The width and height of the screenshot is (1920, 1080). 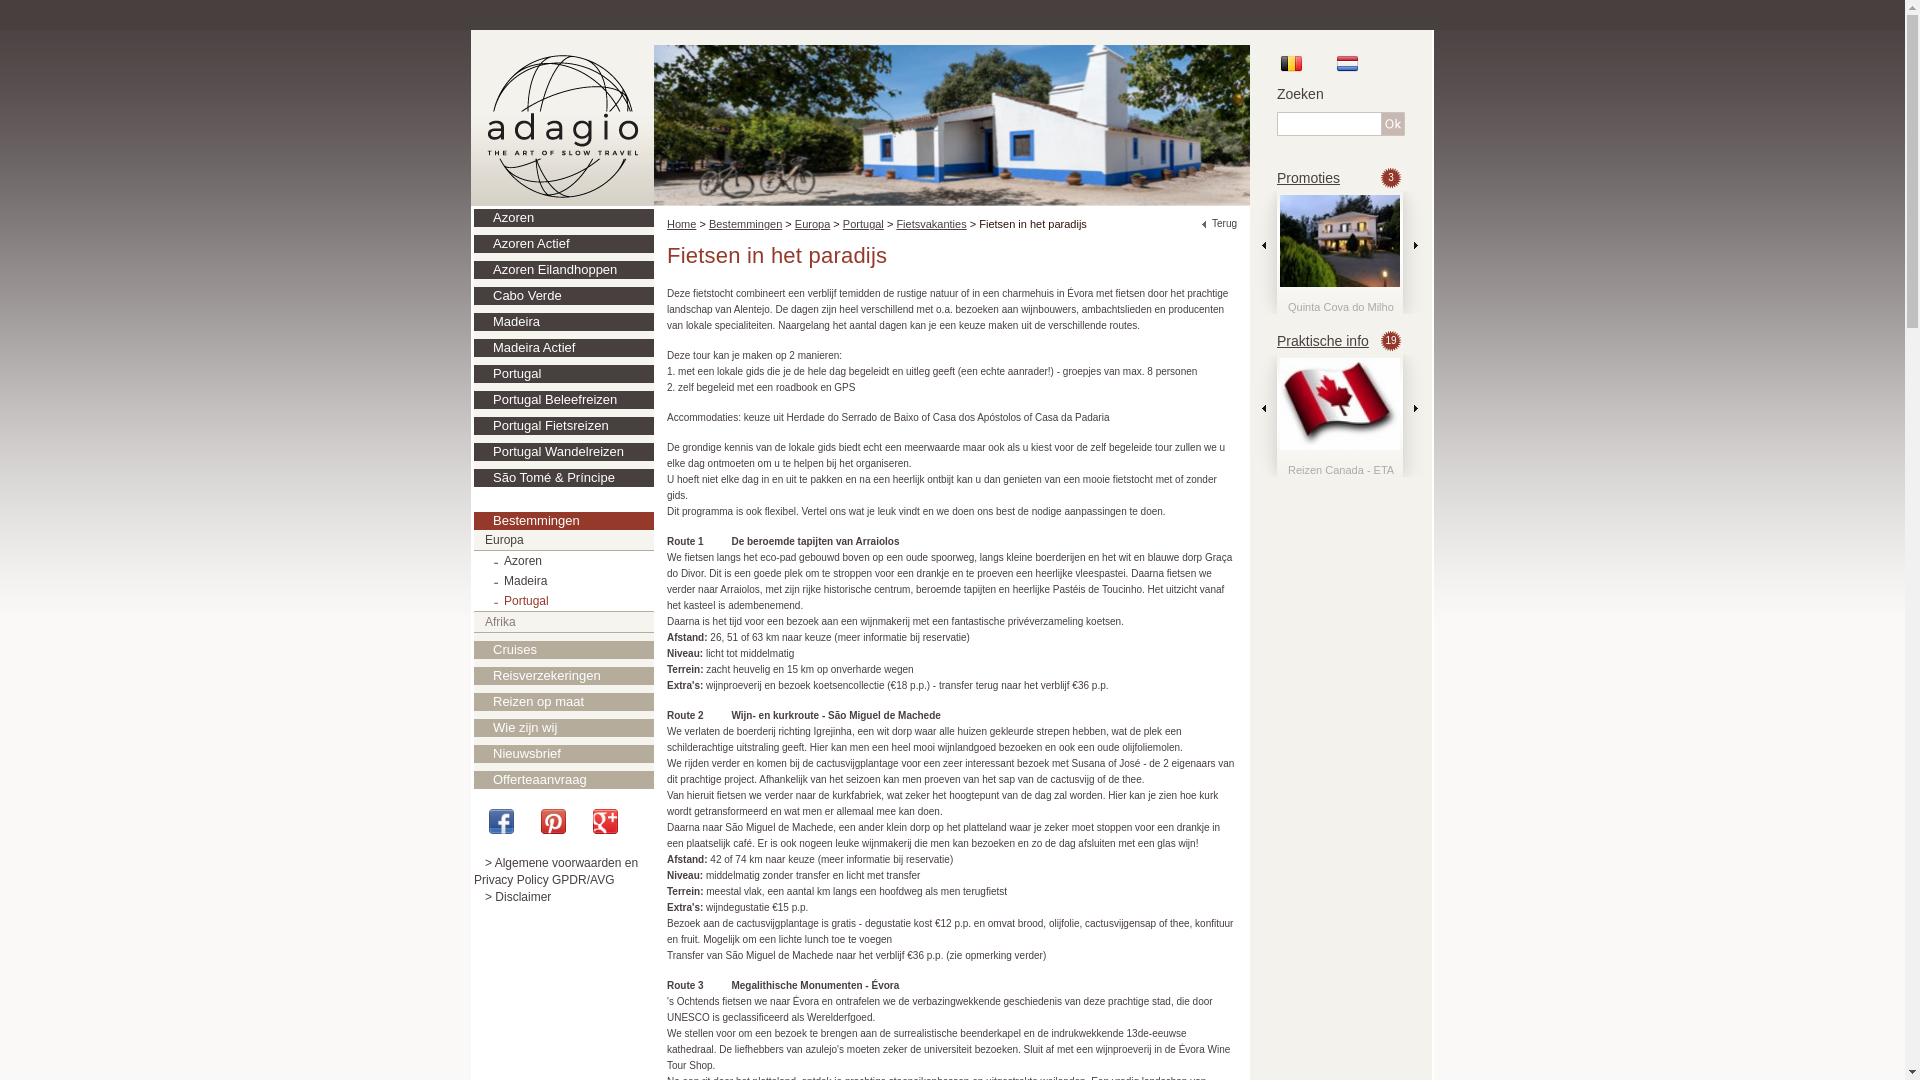 I want to click on 'Offerteaanvraag', so click(x=563, y=778).